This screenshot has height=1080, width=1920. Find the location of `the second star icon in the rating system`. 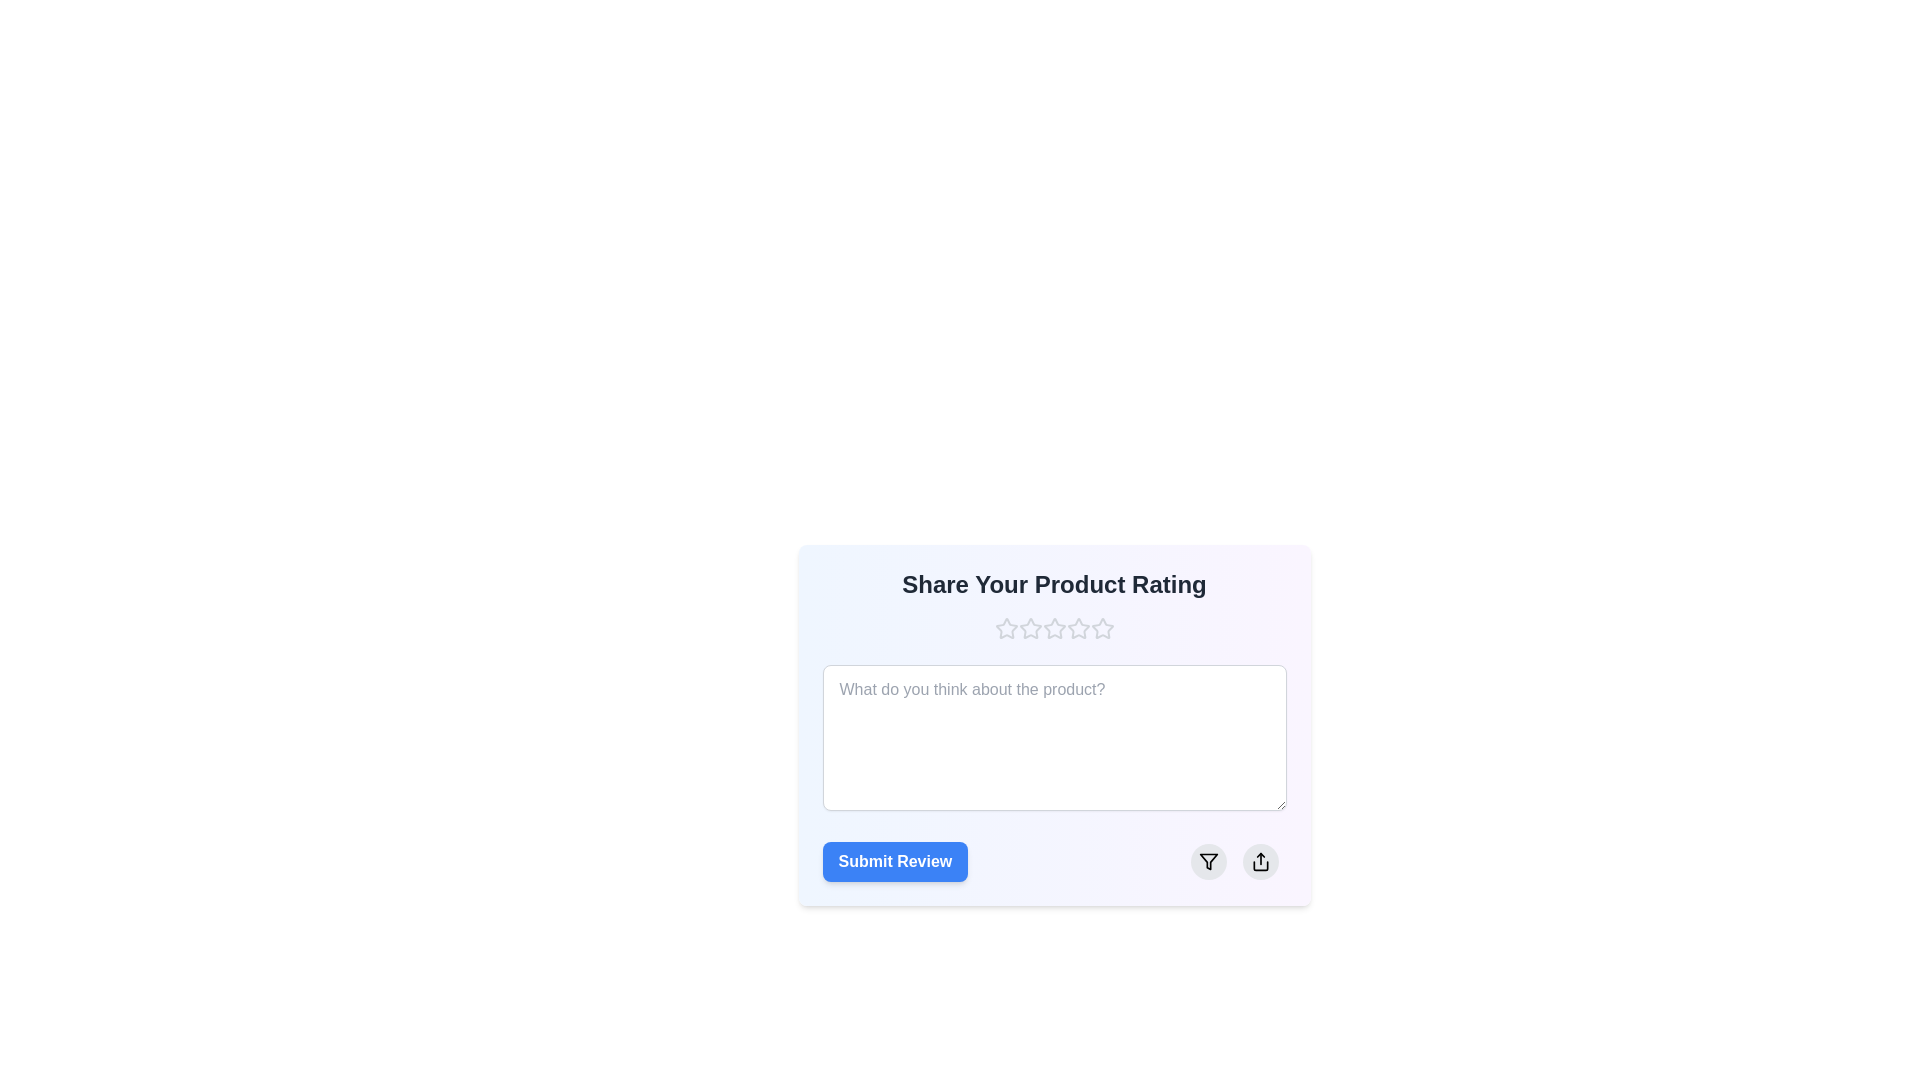

the second star icon in the rating system is located at coordinates (1030, 627).